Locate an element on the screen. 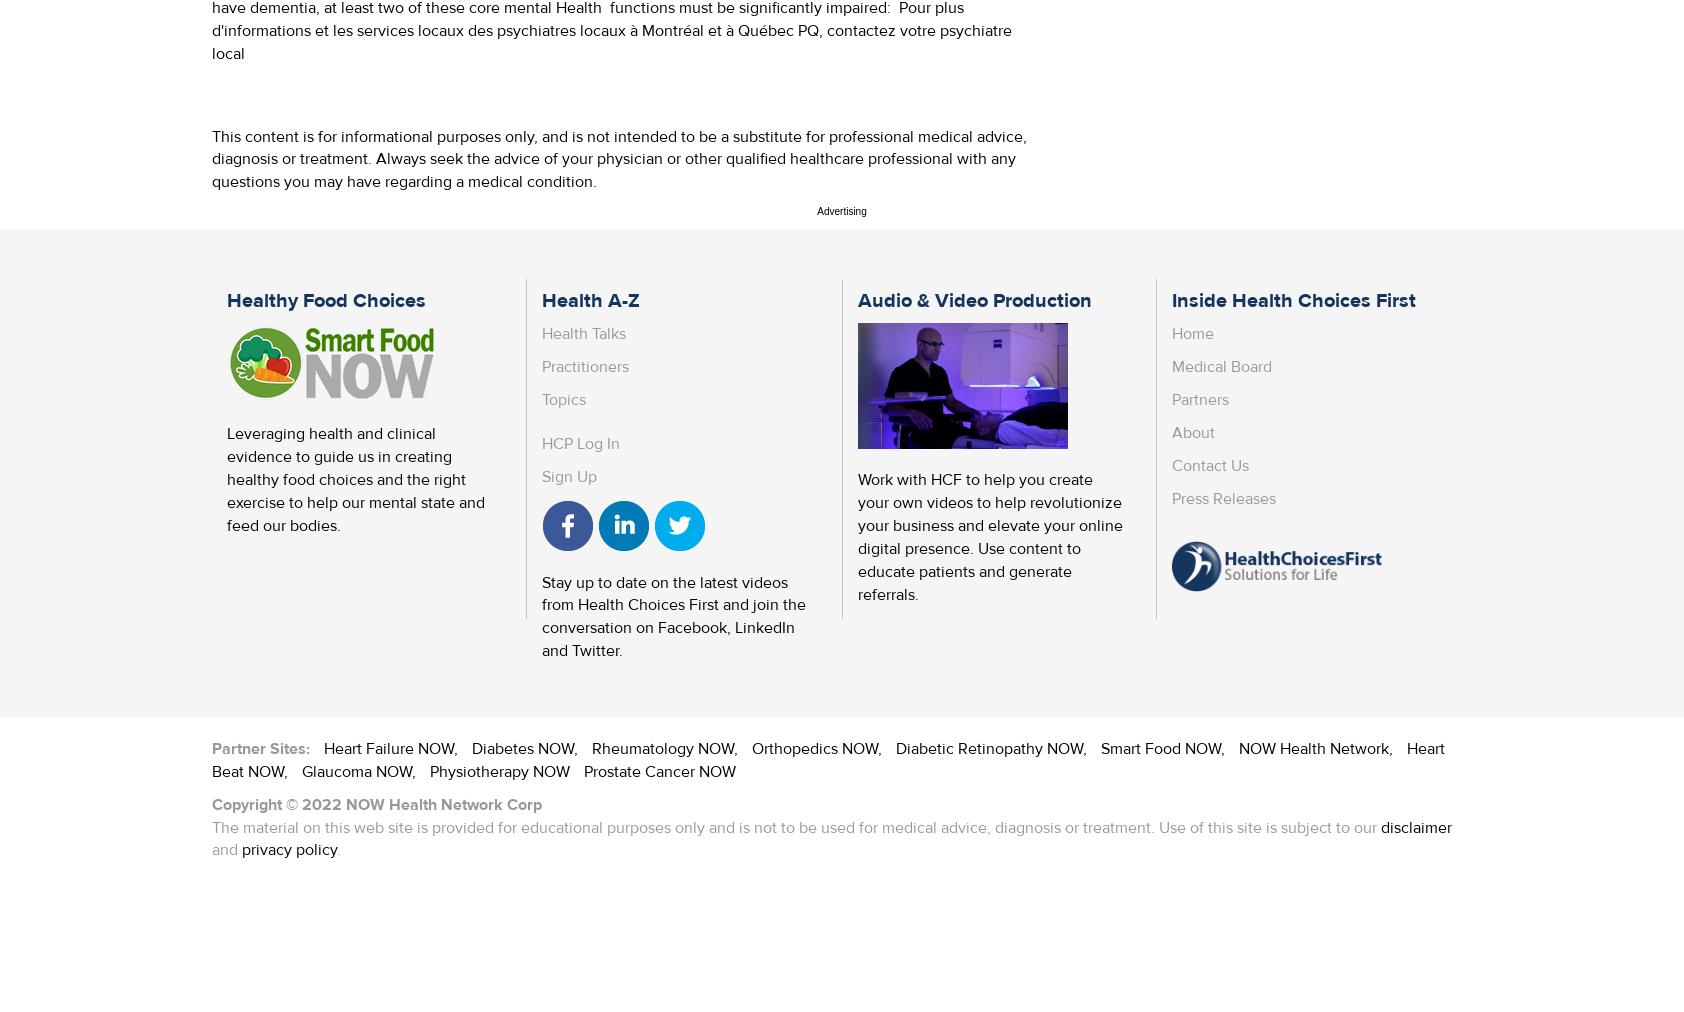  'Diabetic Retinopathy NOW,' is located at coordinates (992, 747).